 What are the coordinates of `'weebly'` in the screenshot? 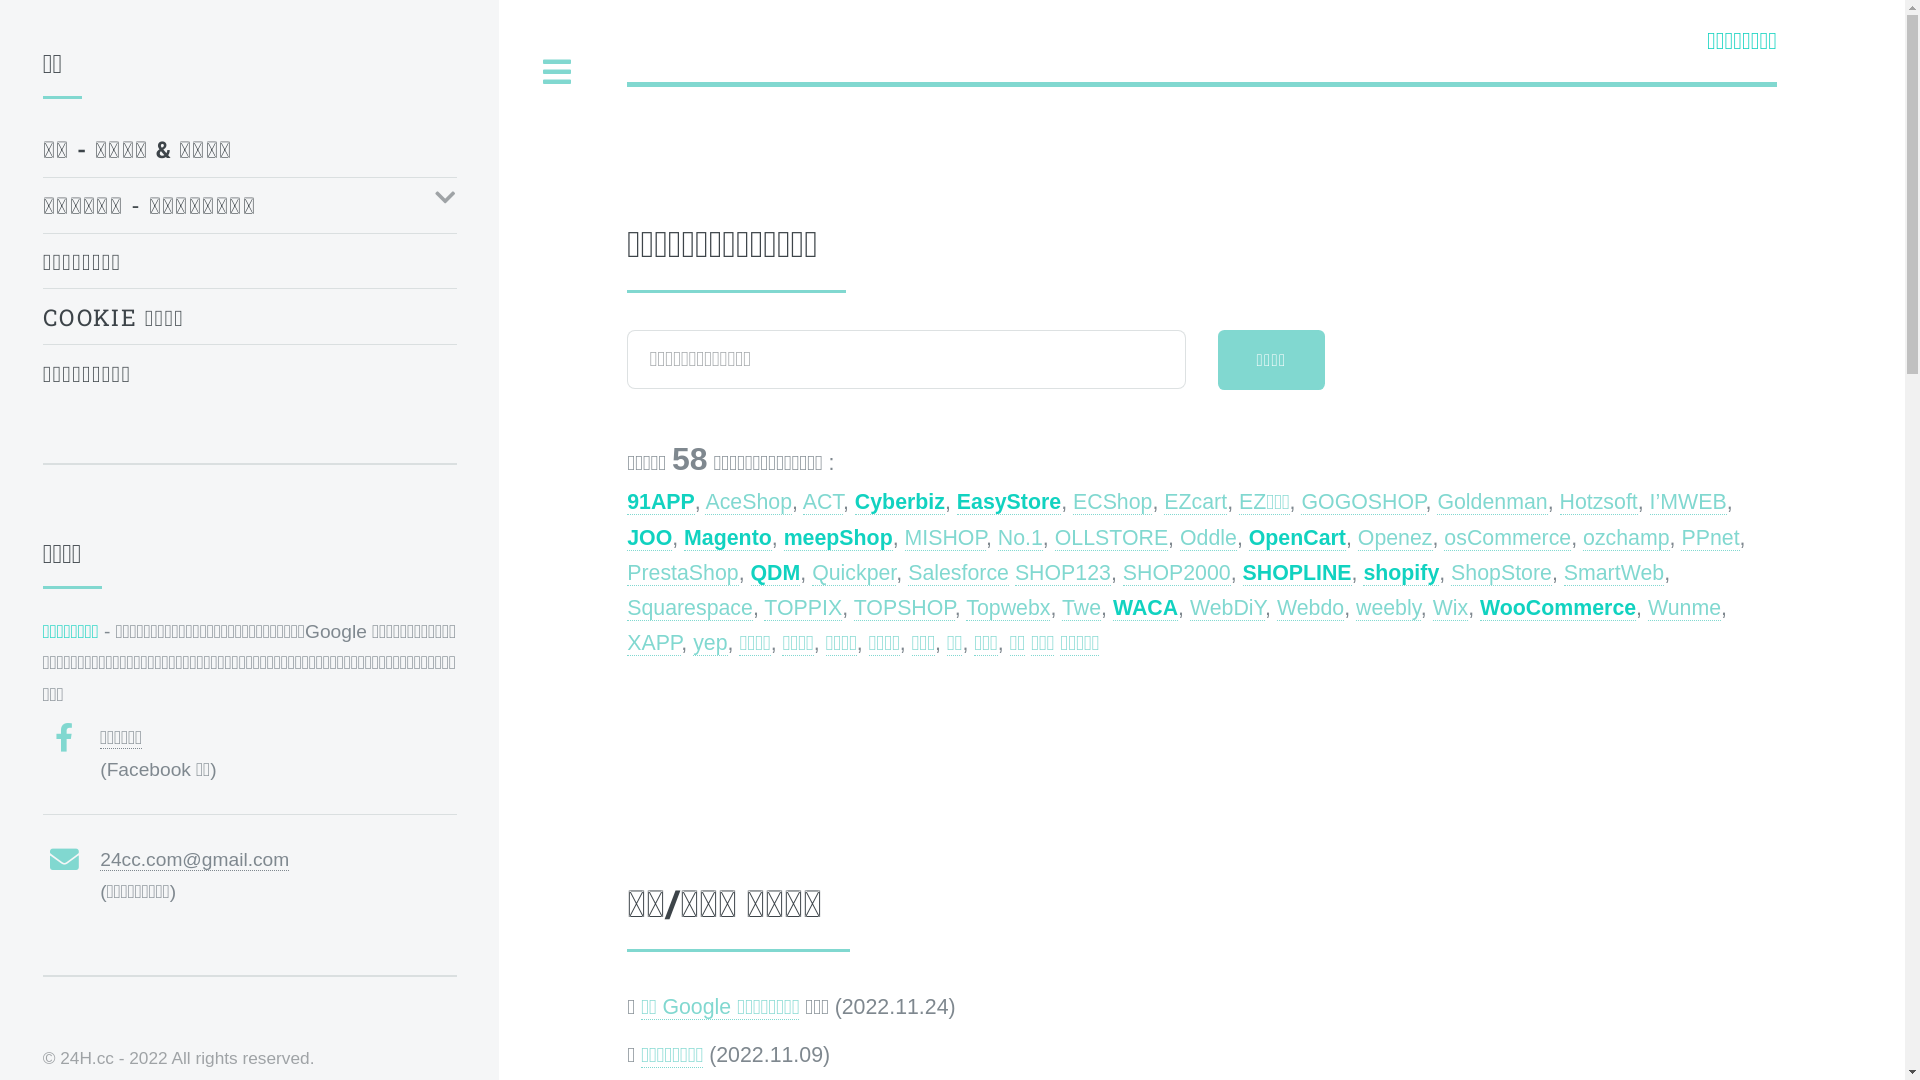 It's located at (1387, 607).